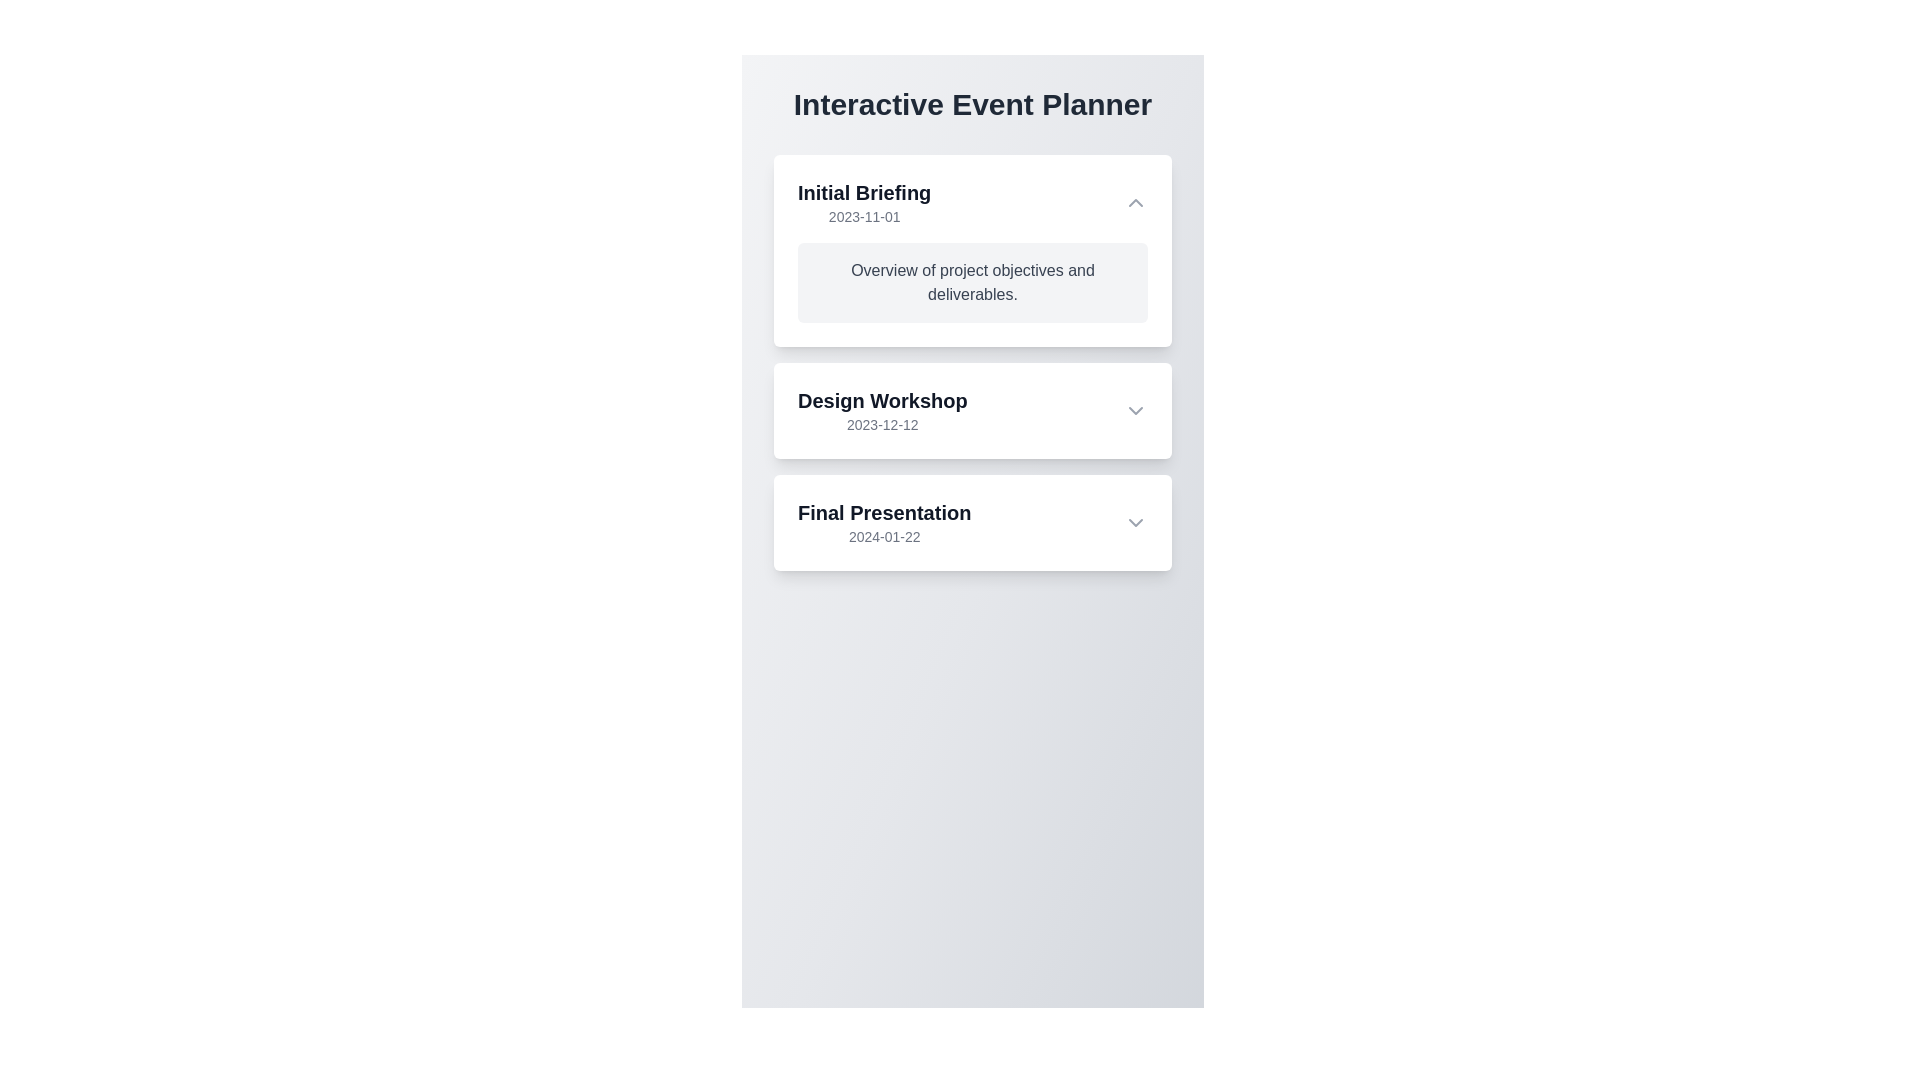 This screenshot has height=1080, width=1920. Describe the element at coordinates (864, 203) in the screenshot. I see `the topmost text display in the top left corner of the card that shows event information` at that location.